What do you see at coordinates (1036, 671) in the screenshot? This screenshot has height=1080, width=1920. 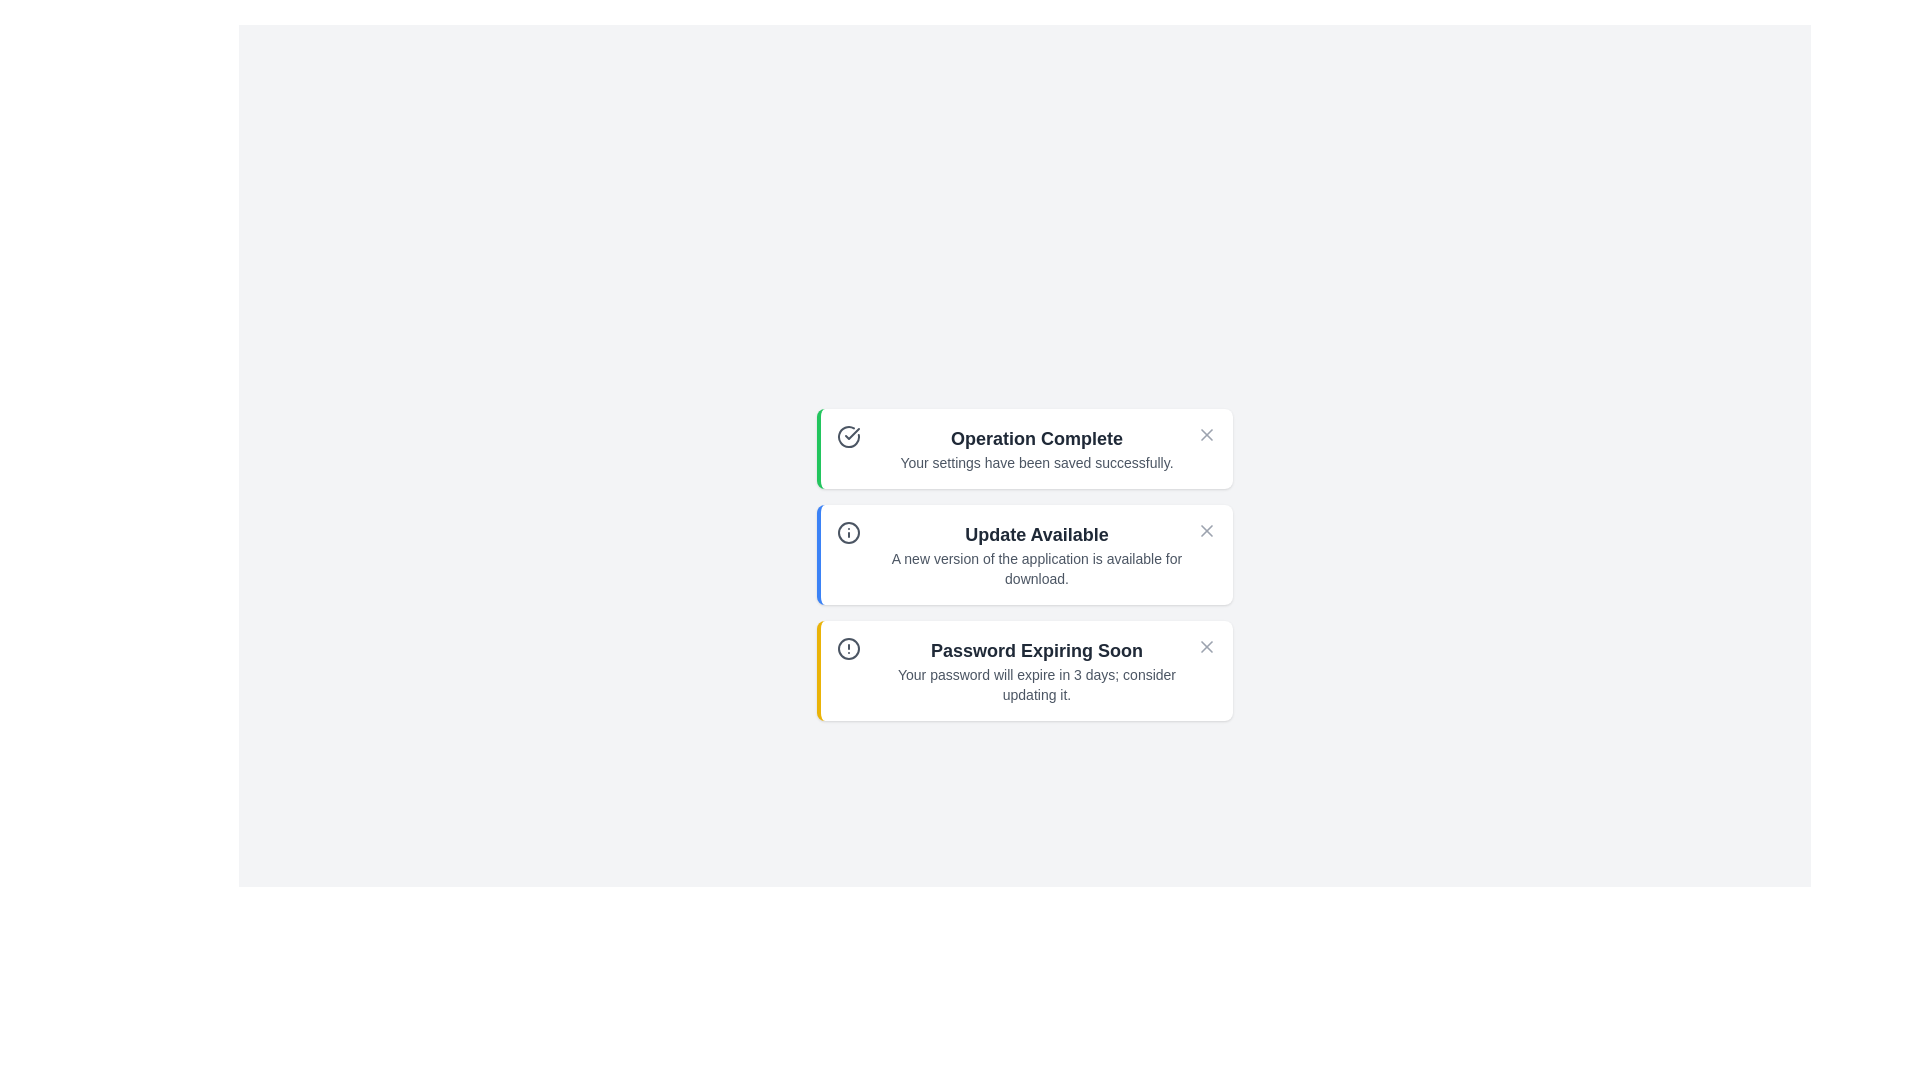 I see `the notification card displaying the warning message 'Password Expiring Soon', which is the third card in the list of notifications, located at the bottom with a yellow border on the left` at bounding box center [1036, 671].